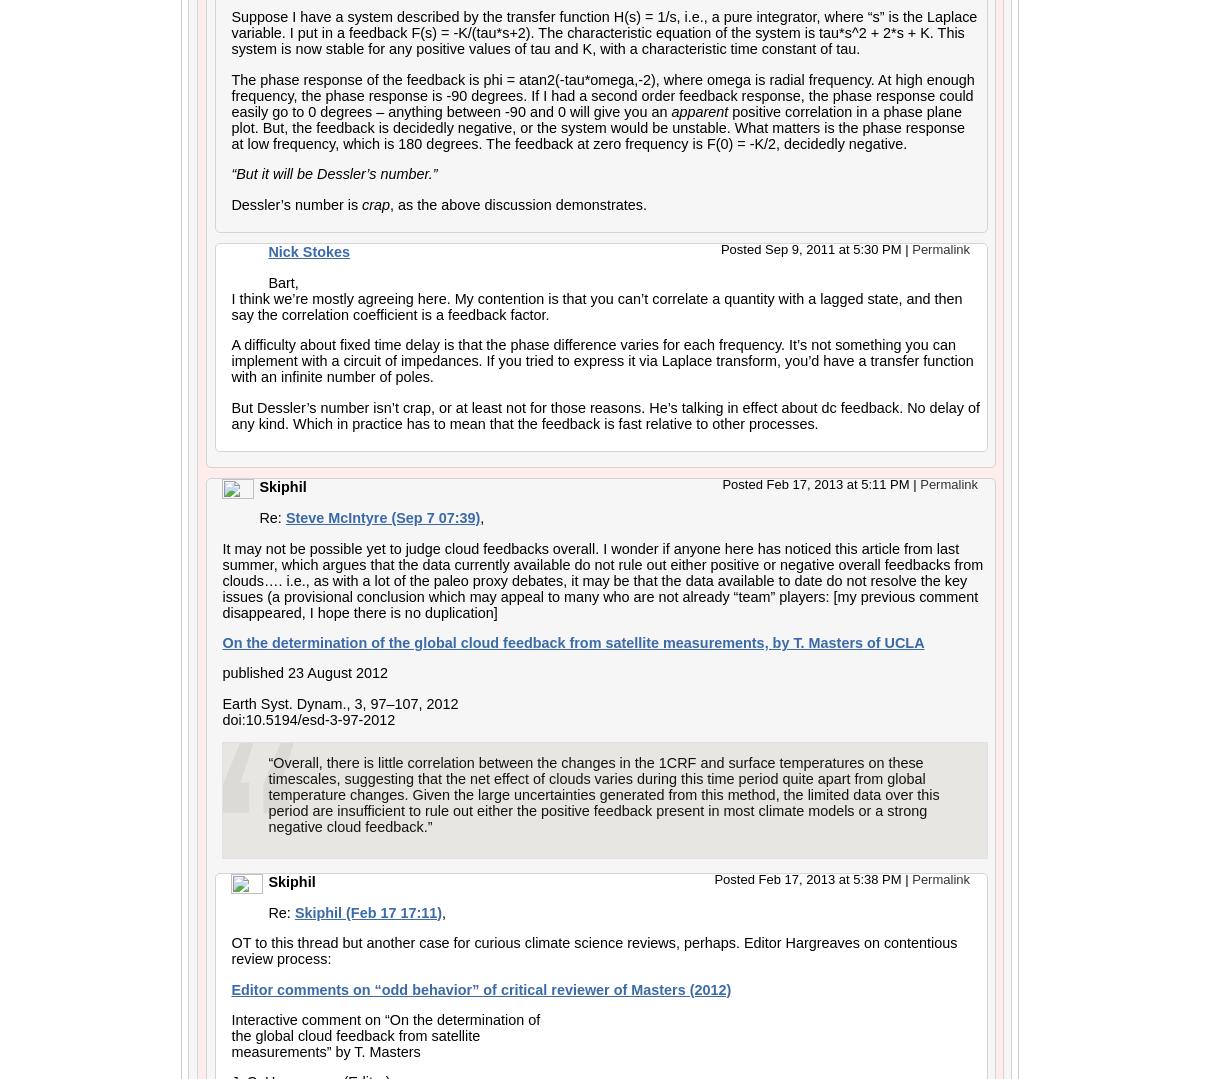  I want to click on 'I think we’re mostly agreeing here. My contention is that you can’t correlate a quantity with a lagged state, and then say the correlation coefficient is a feedback factor.', so click(596, 305).